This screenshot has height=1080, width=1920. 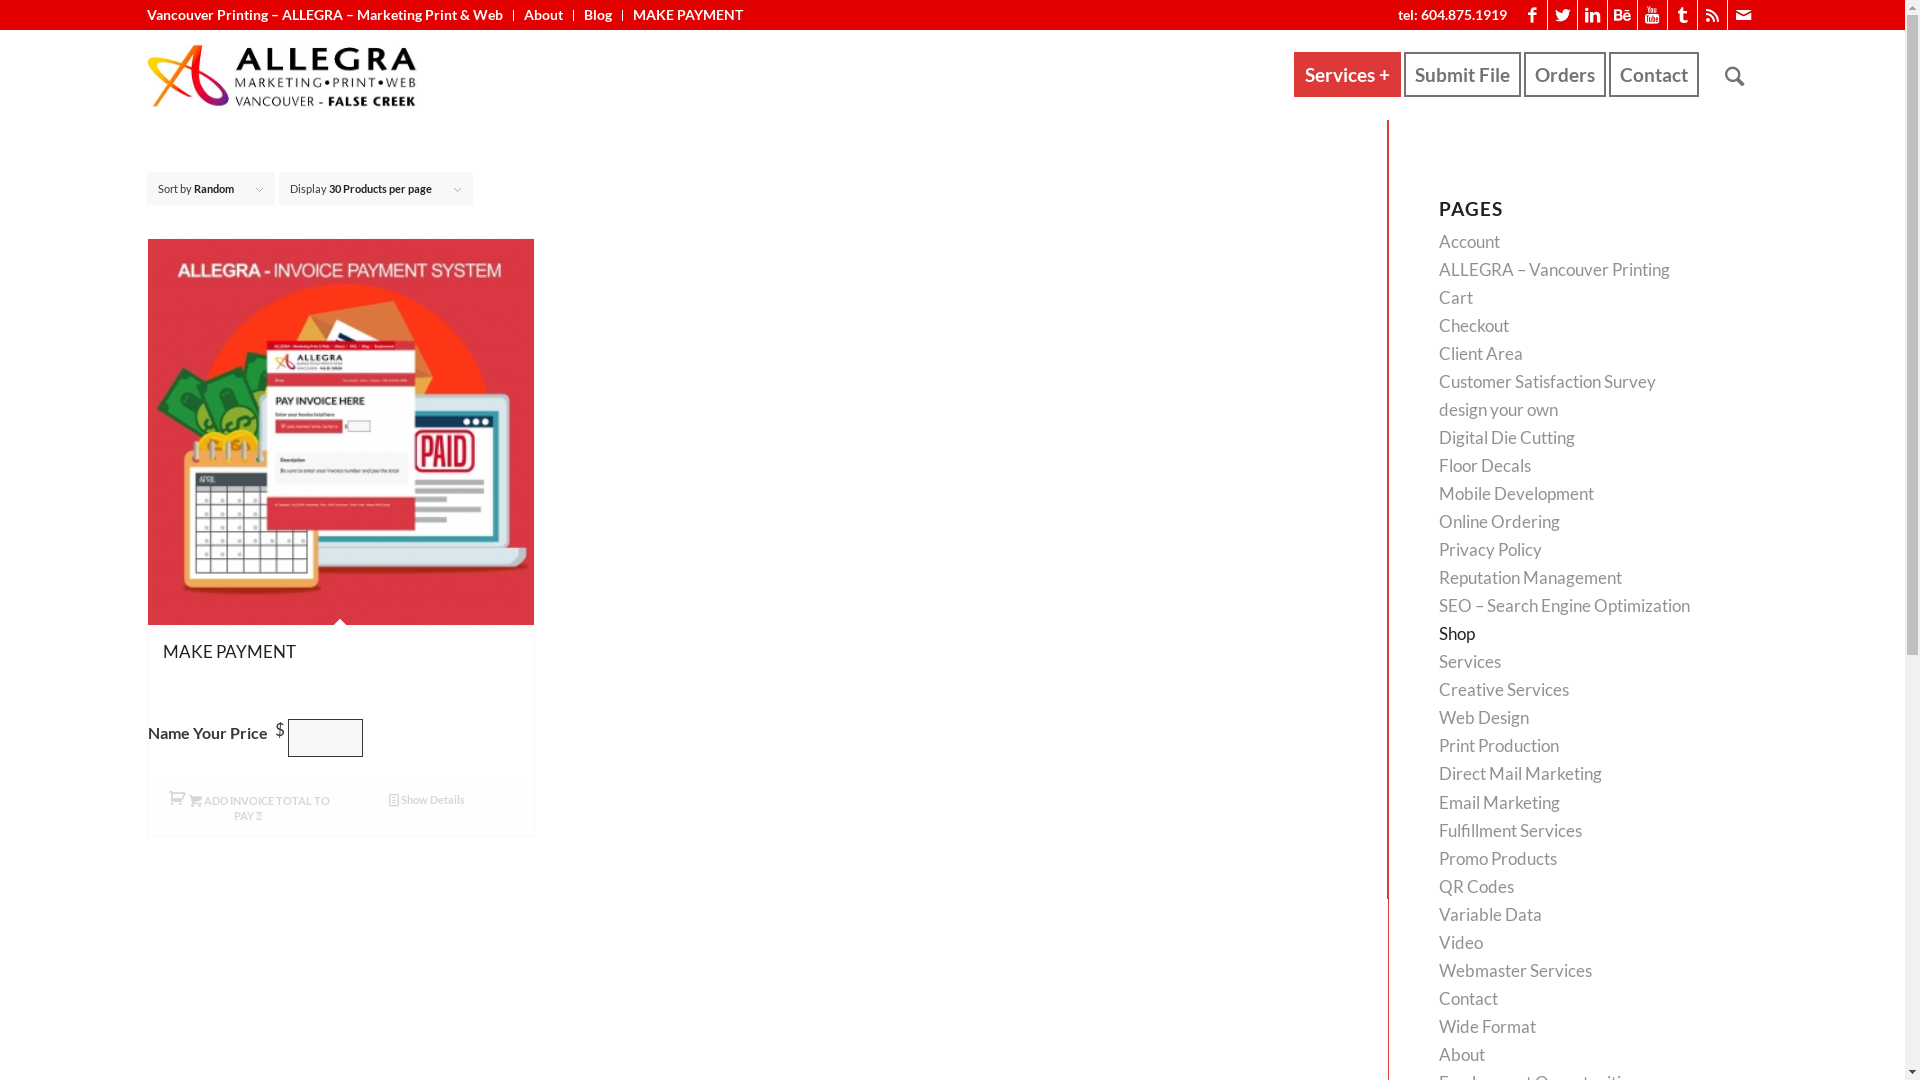 I want to click on 'Variable Data', so click(x=1490, y=914).